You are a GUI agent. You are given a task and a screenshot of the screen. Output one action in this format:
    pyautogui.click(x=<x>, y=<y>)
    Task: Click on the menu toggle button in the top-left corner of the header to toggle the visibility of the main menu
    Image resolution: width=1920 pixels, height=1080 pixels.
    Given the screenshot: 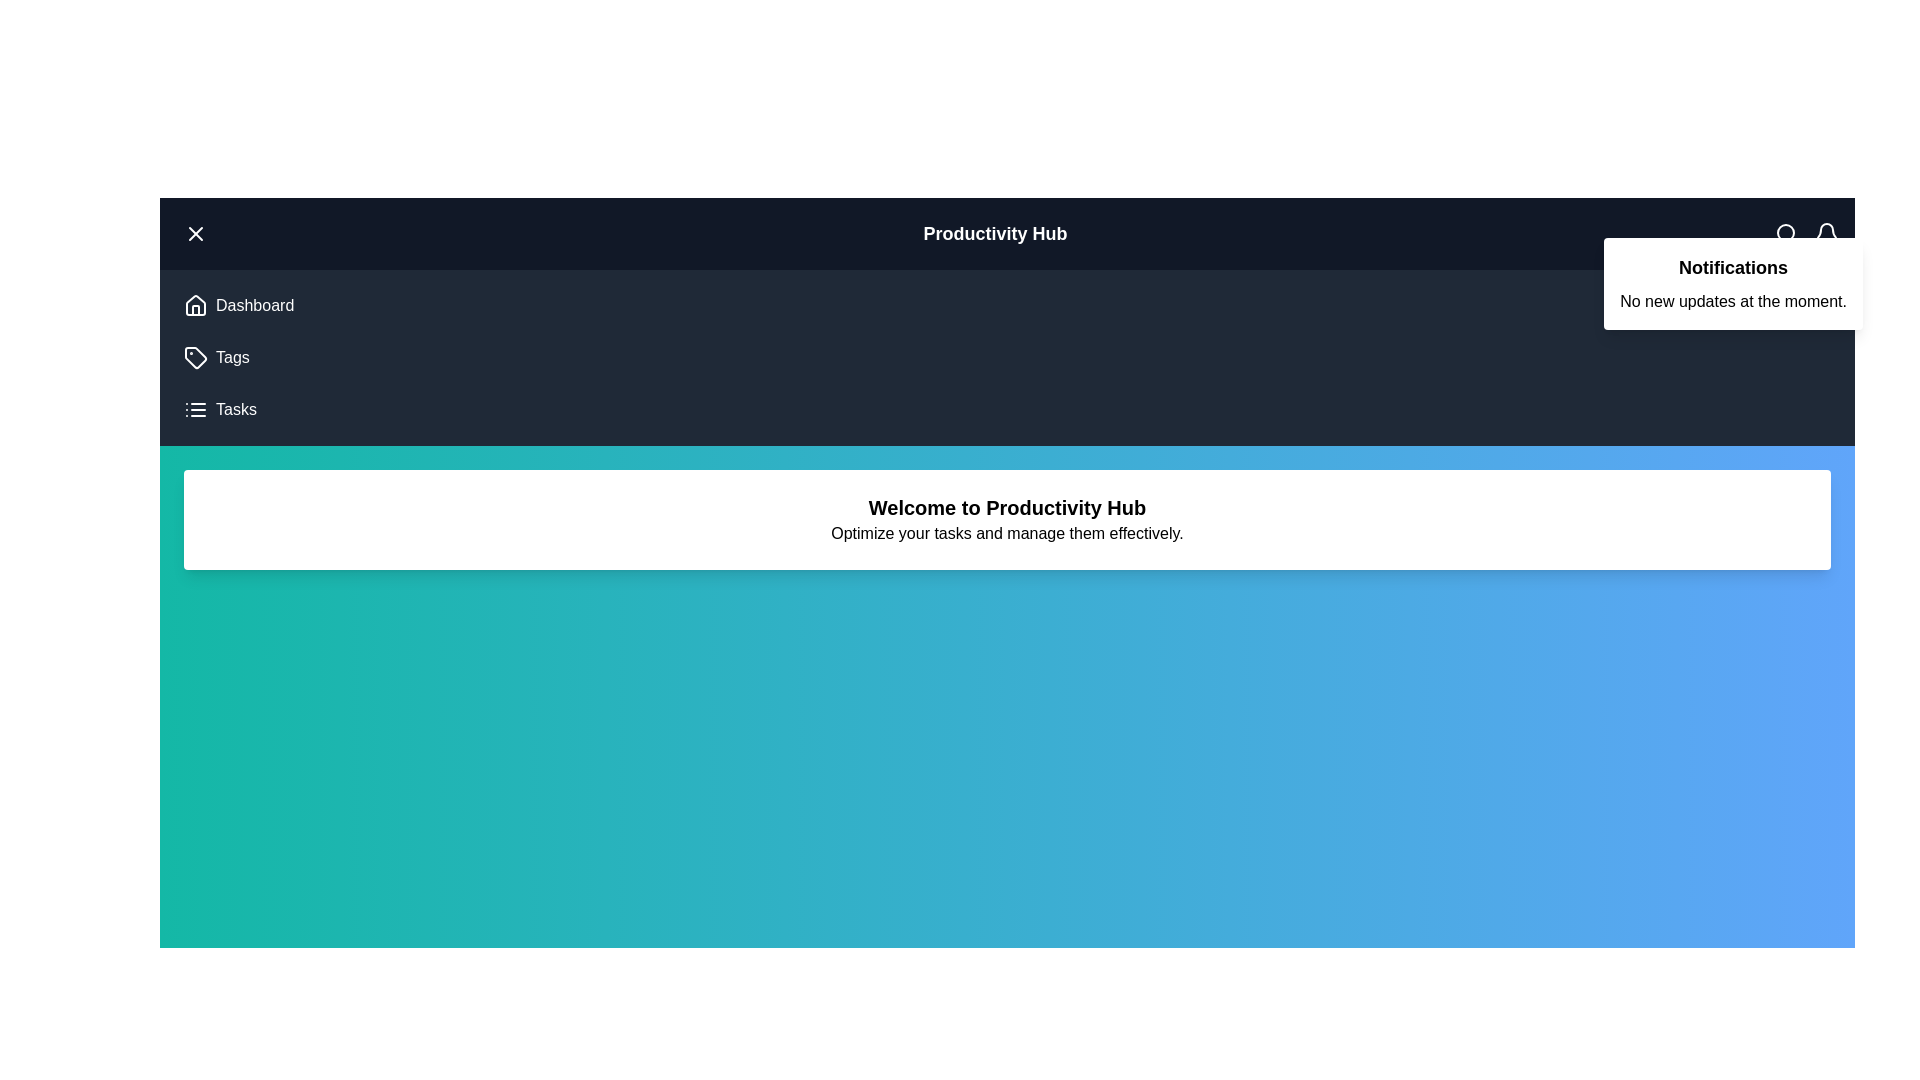 What is the action you would take?
    pyautogui.click(x=196, y=233)
    